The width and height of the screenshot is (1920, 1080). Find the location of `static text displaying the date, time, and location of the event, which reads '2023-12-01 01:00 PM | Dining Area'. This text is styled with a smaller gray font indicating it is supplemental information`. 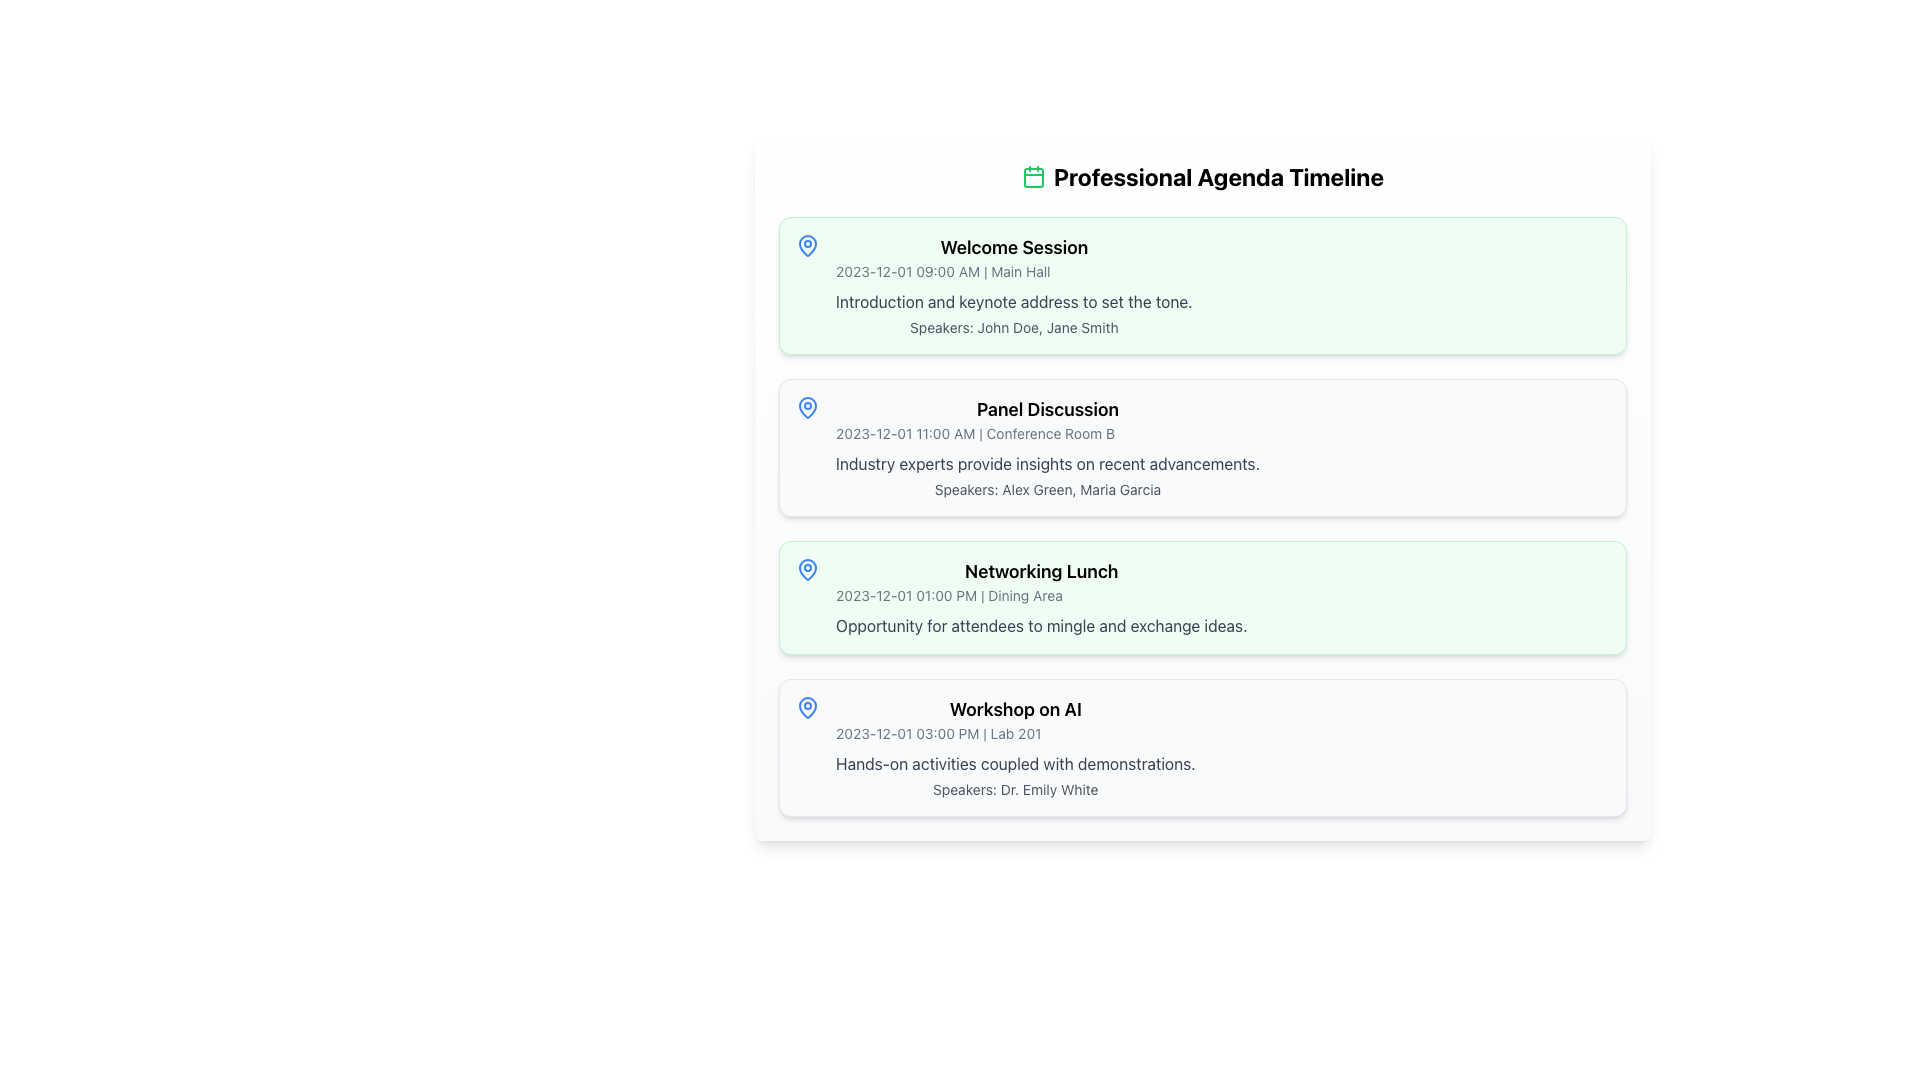

static text displaying the date, time, and location of the event, which reads '2023-12-01 01:00 PM | Dining Area'. This text is styled with a smaller gray font indicating it is supplemental information is located at coordinates (1040, 595).